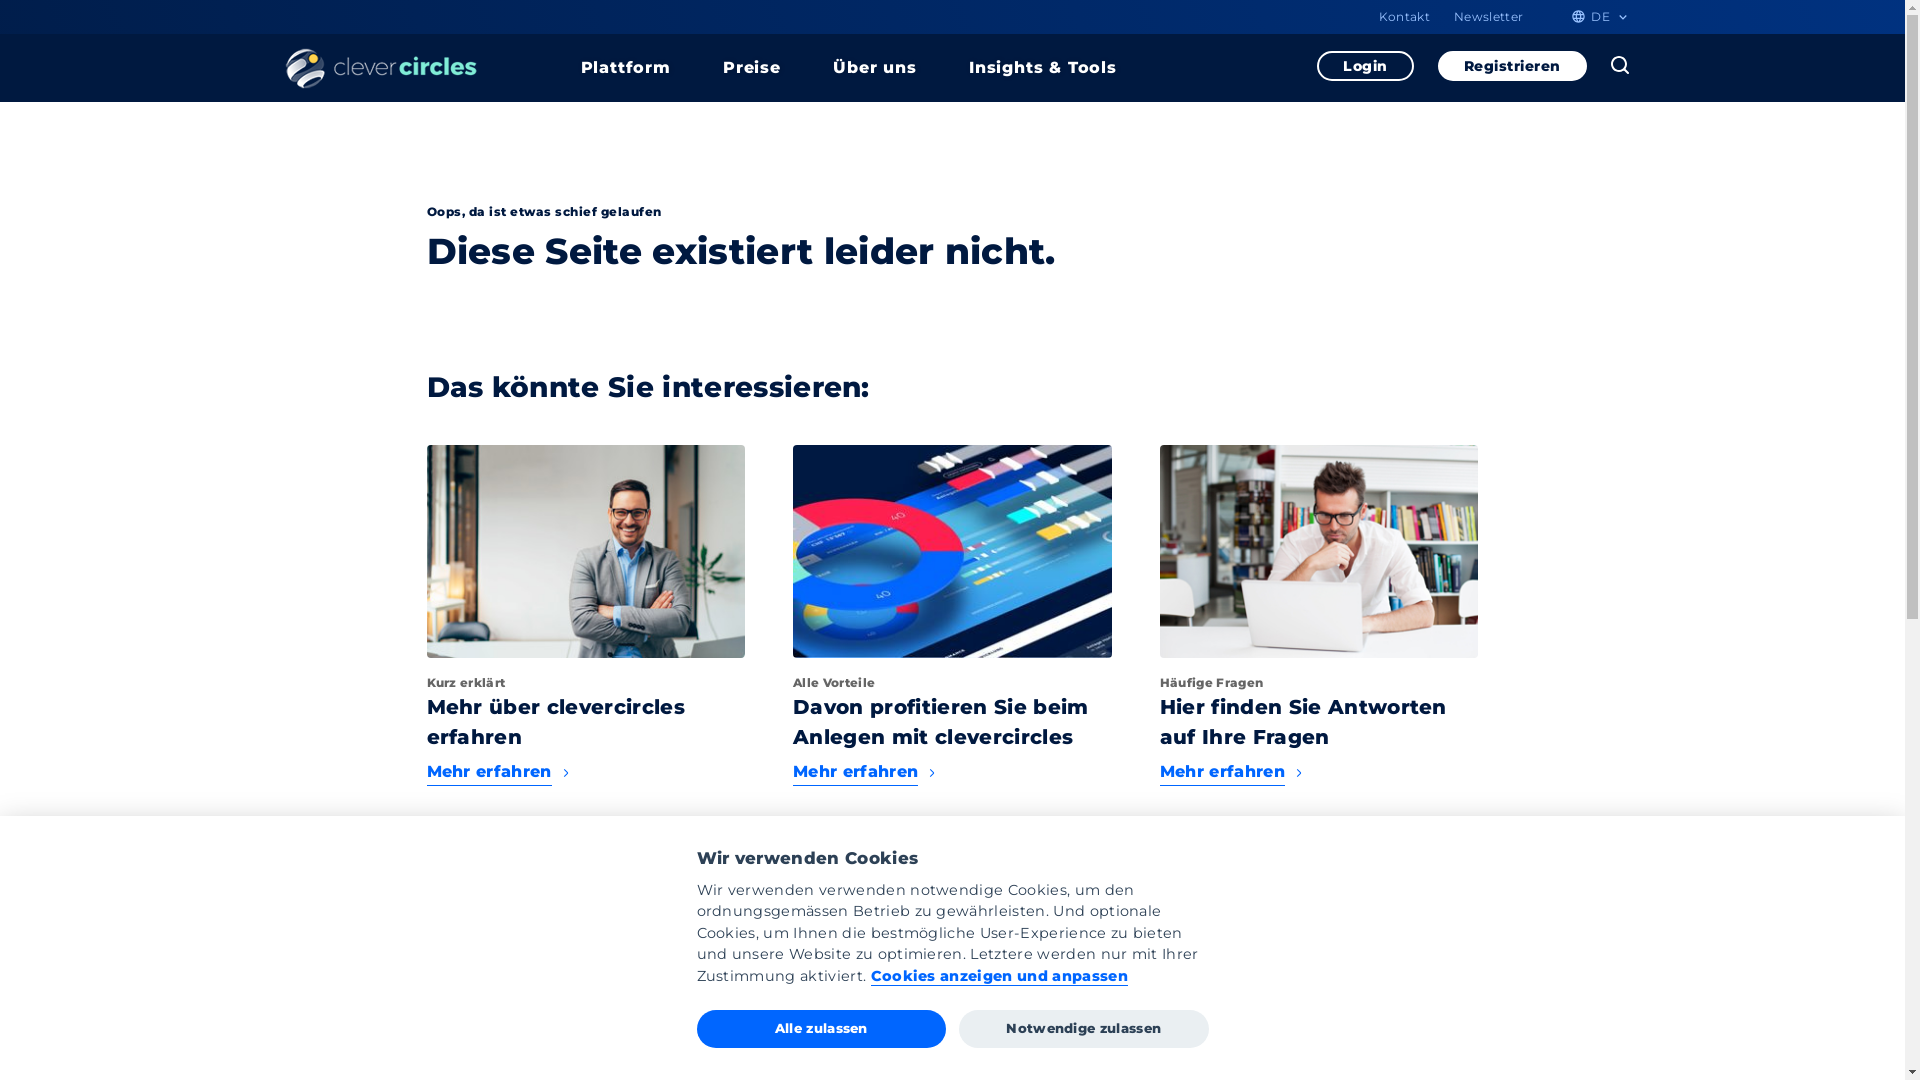 The width and height of the screenshot is (1920, 1080). Describe the element at coordinates (1082, 1029) in the screenshot. I see `'Notwendige zulassen'` at that location.